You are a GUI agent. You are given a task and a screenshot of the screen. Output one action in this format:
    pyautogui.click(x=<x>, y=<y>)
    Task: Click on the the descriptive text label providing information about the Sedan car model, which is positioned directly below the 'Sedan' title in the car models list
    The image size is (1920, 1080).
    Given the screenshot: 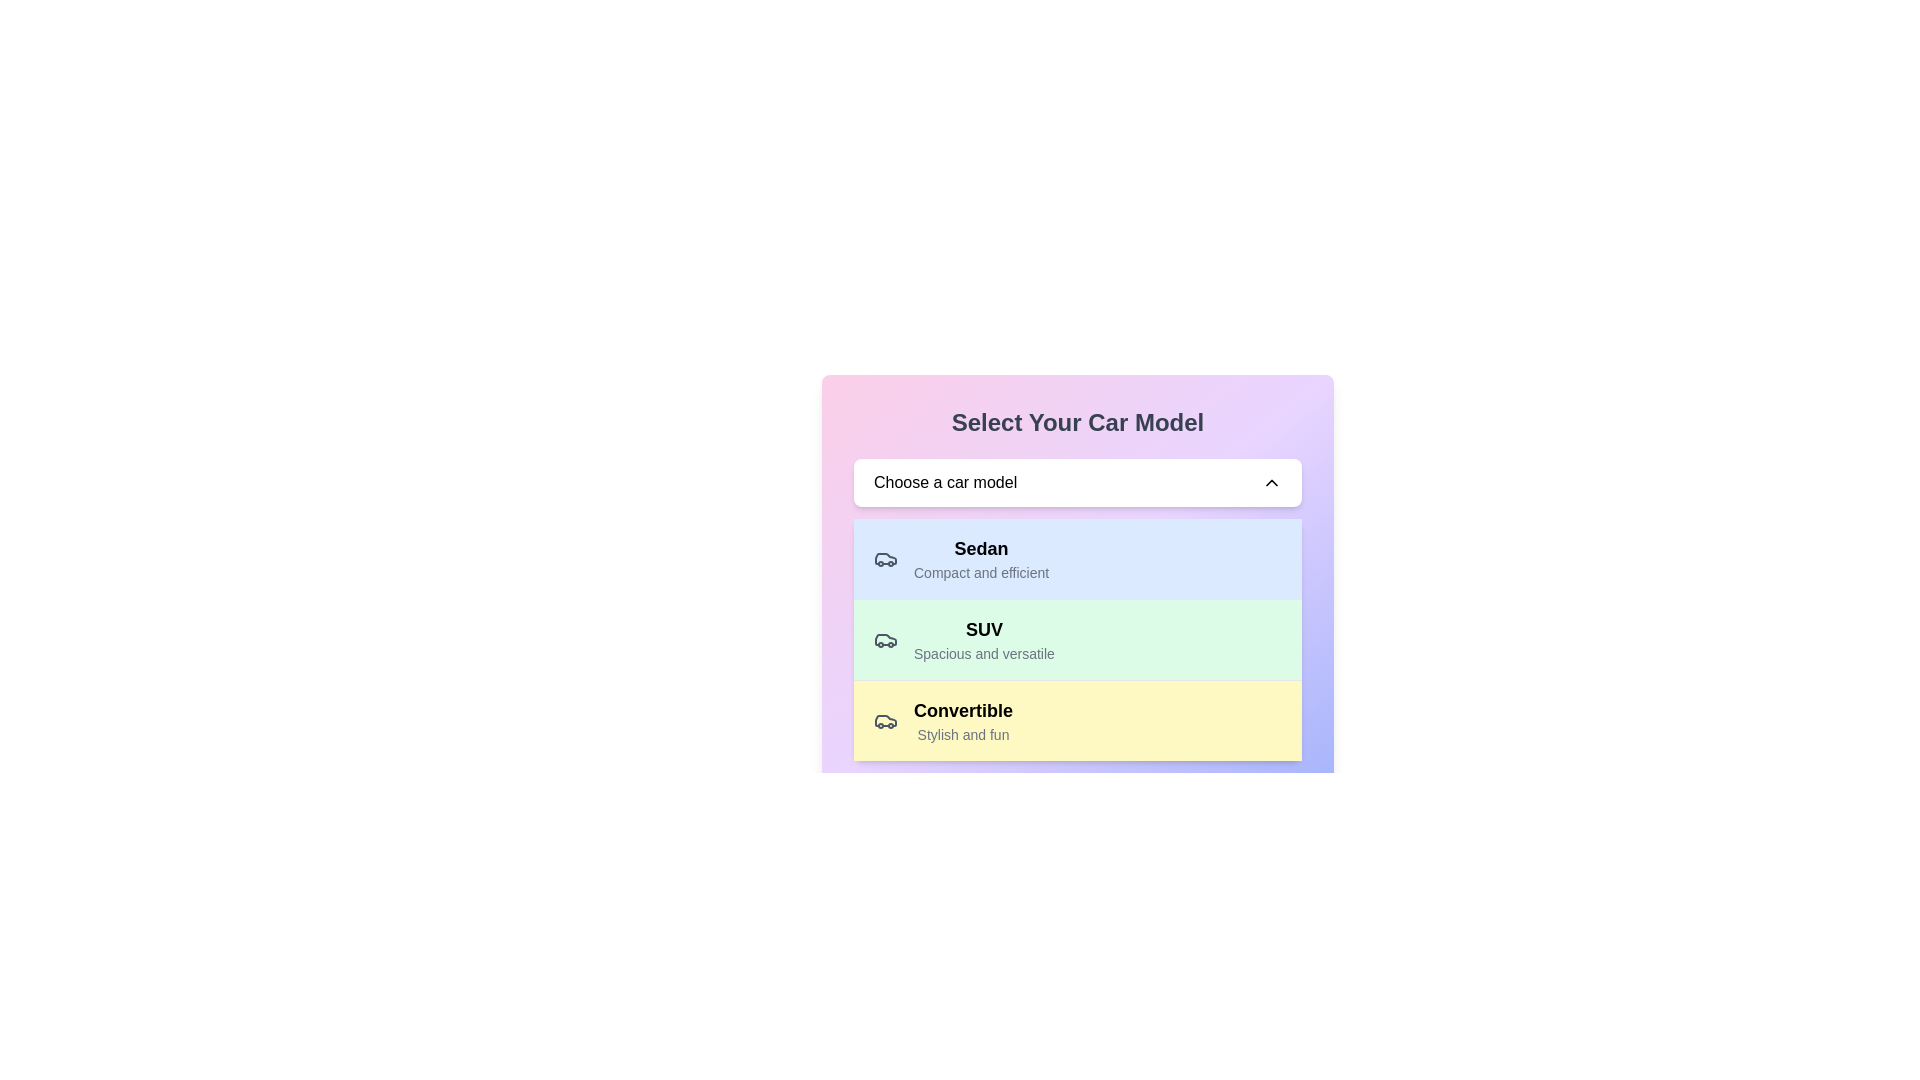 What is the action you would take?
    pyautogui.click(x=981, y=573)
    